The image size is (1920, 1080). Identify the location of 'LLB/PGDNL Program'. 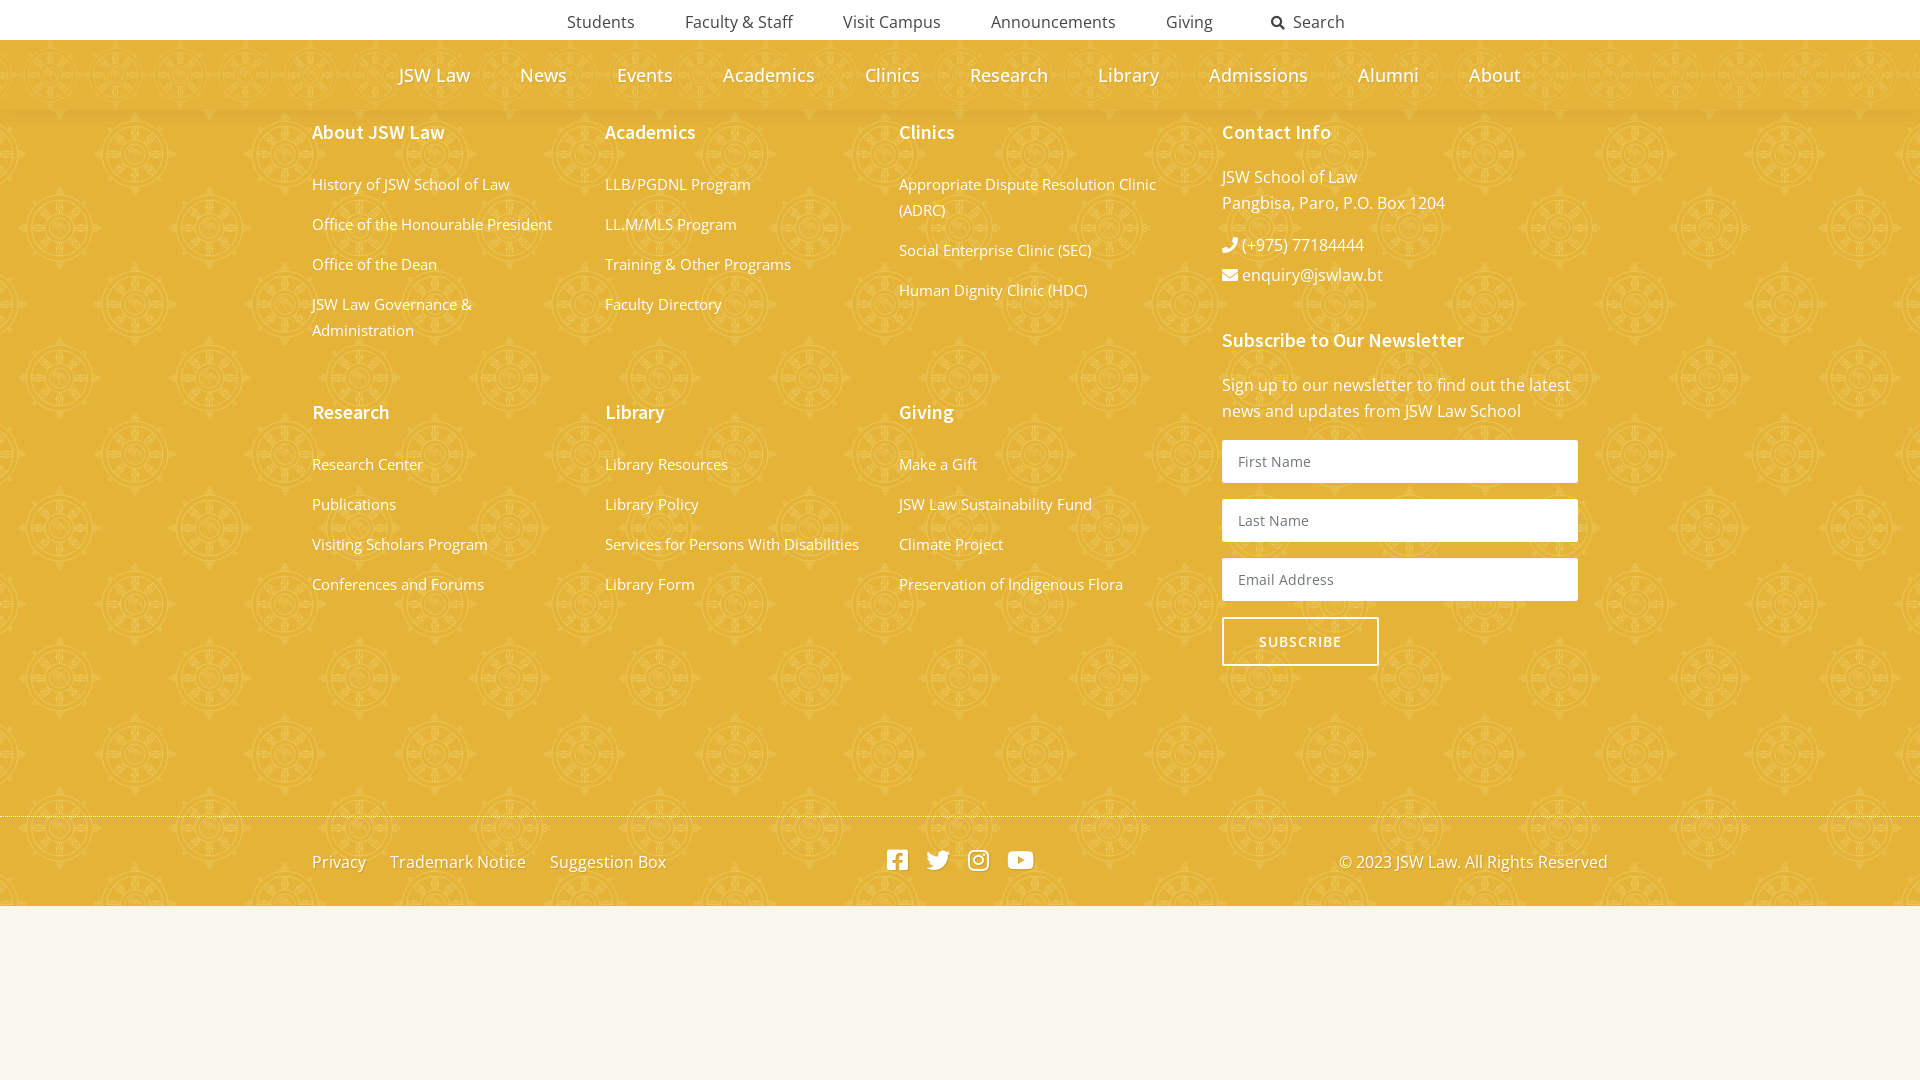
(677, 184).